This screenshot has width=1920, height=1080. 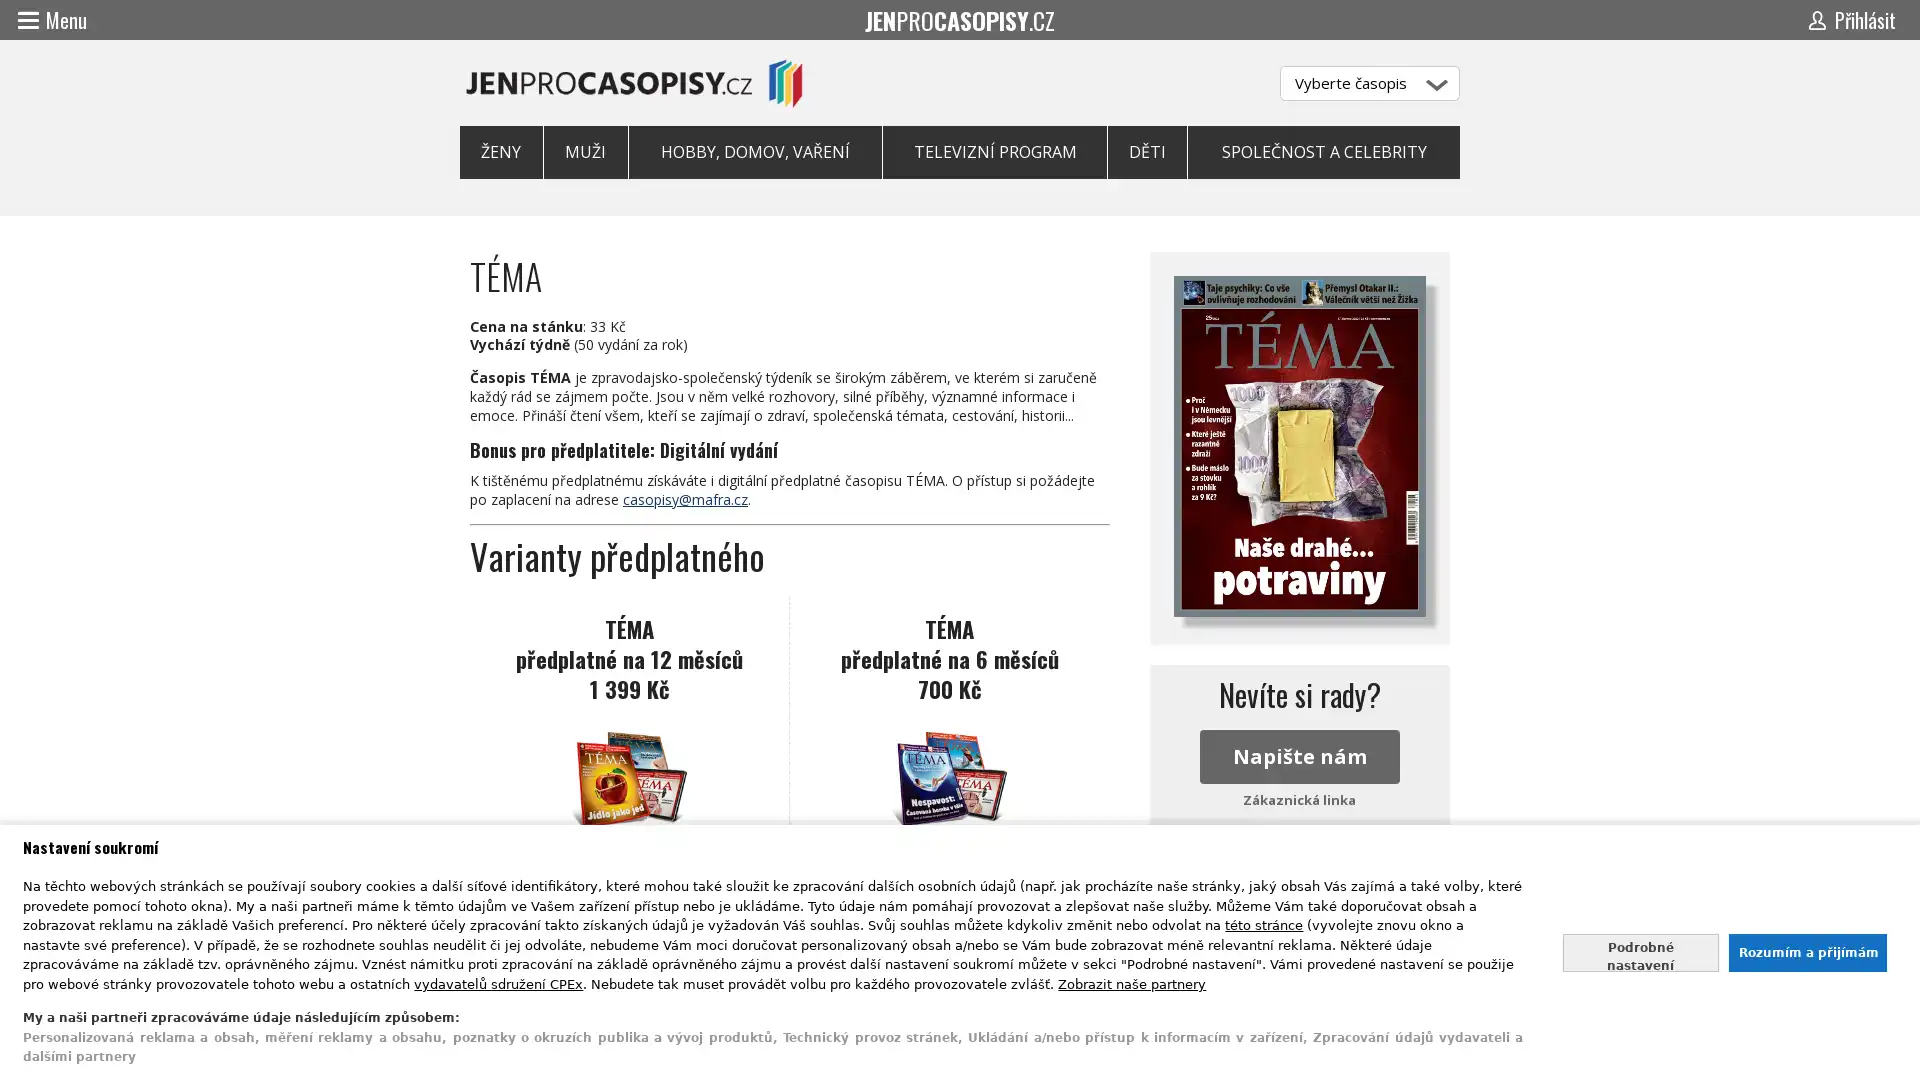 What do you see at coordinates (1806, 951) in the screenshot?
I see `Souhlasit s nasim zpracovanim udaju a zavrit` at bounding box center [1806, 951].